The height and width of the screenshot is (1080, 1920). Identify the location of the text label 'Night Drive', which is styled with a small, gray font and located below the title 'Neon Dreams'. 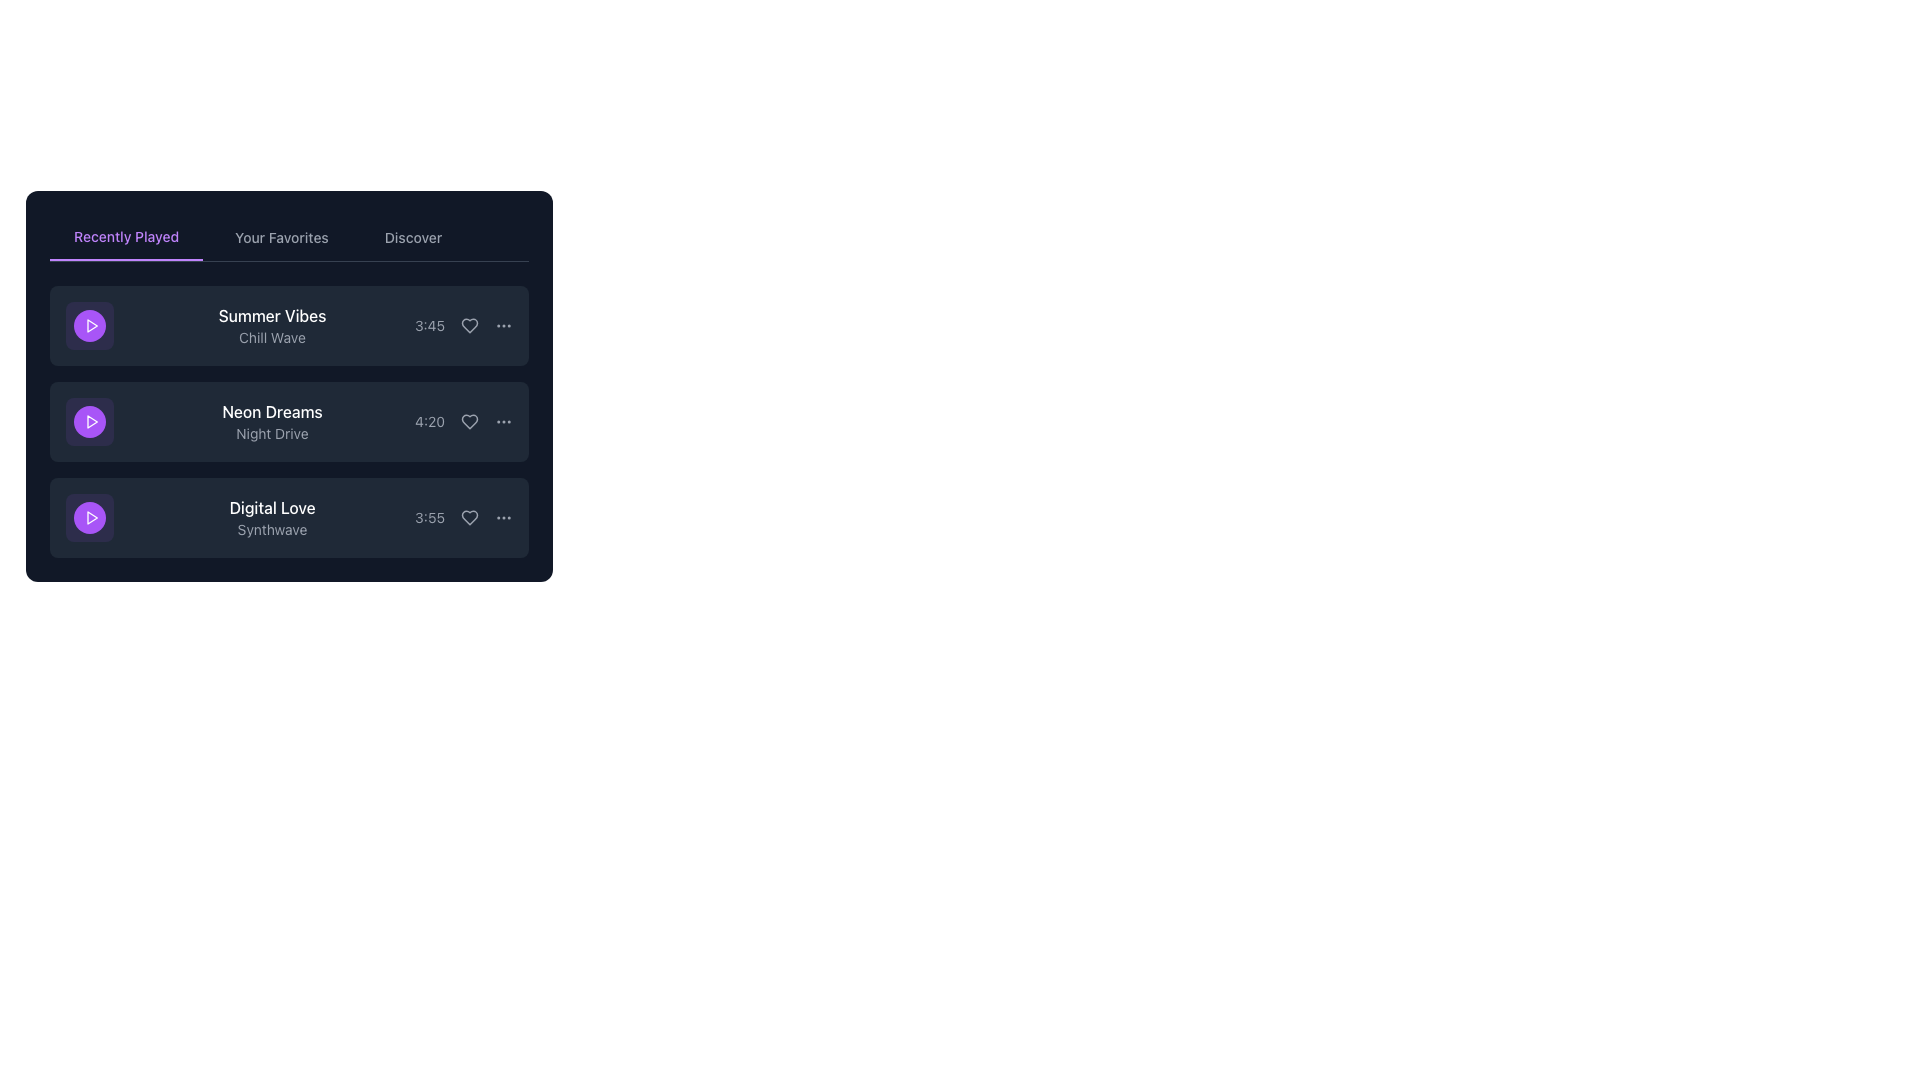
(271, 433).